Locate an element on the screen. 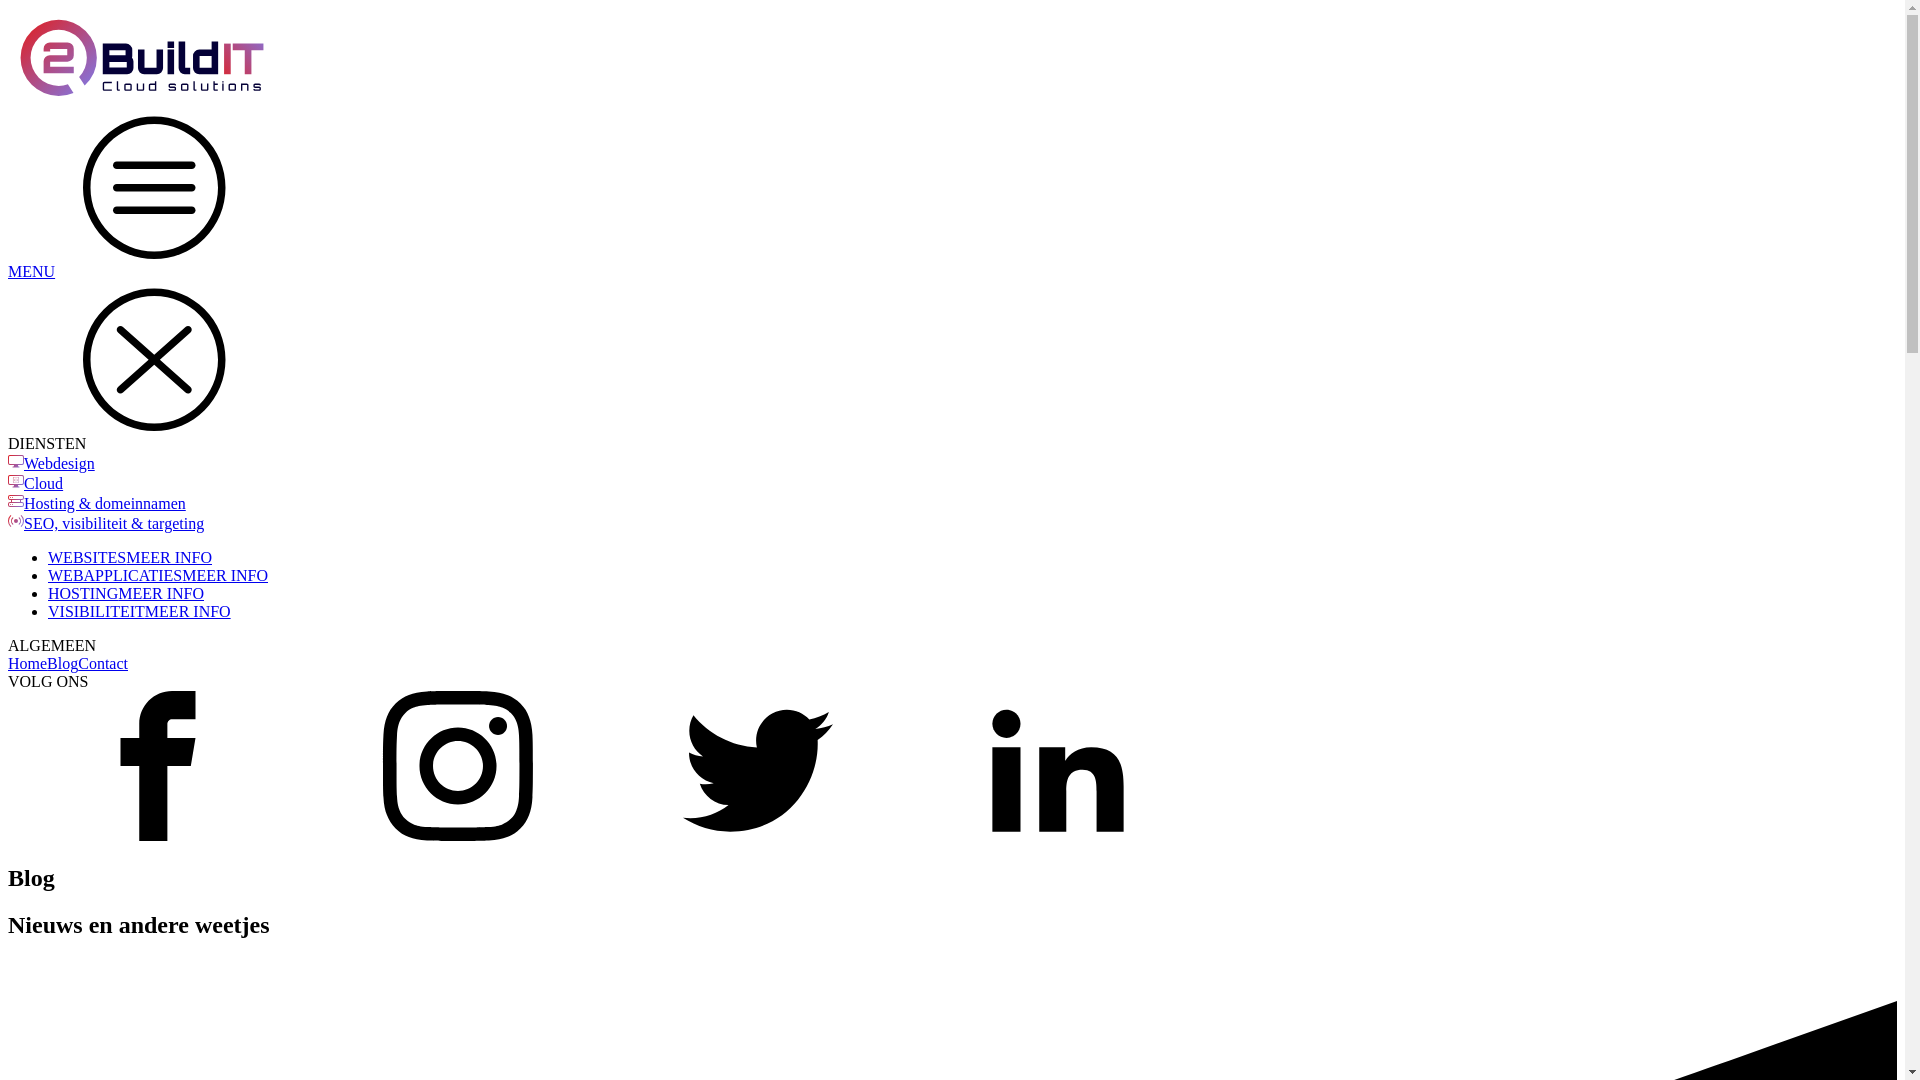 This screenshot has width=1920, height=1080. 'Blog' is located at coordinates (62, 663).